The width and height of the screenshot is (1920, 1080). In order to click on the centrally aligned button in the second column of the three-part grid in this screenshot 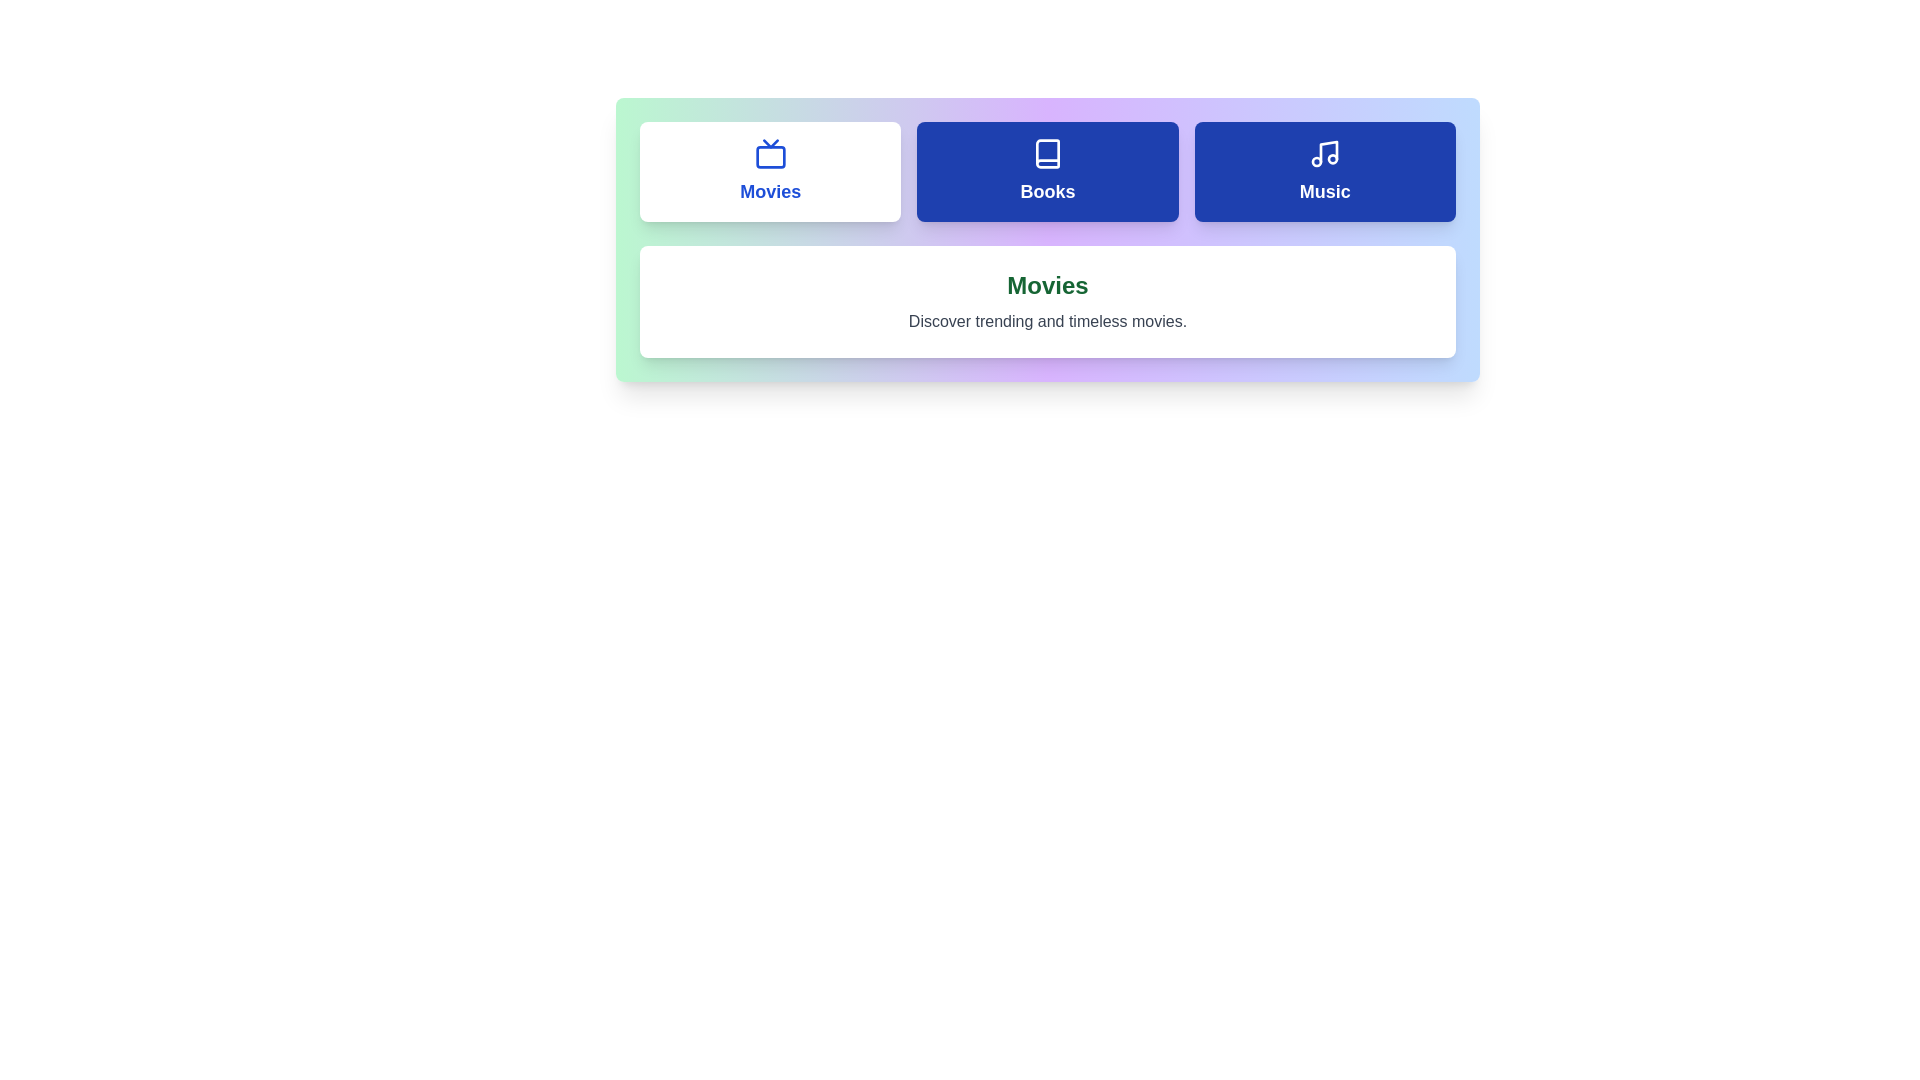, I will do `click(1046, 171)`.